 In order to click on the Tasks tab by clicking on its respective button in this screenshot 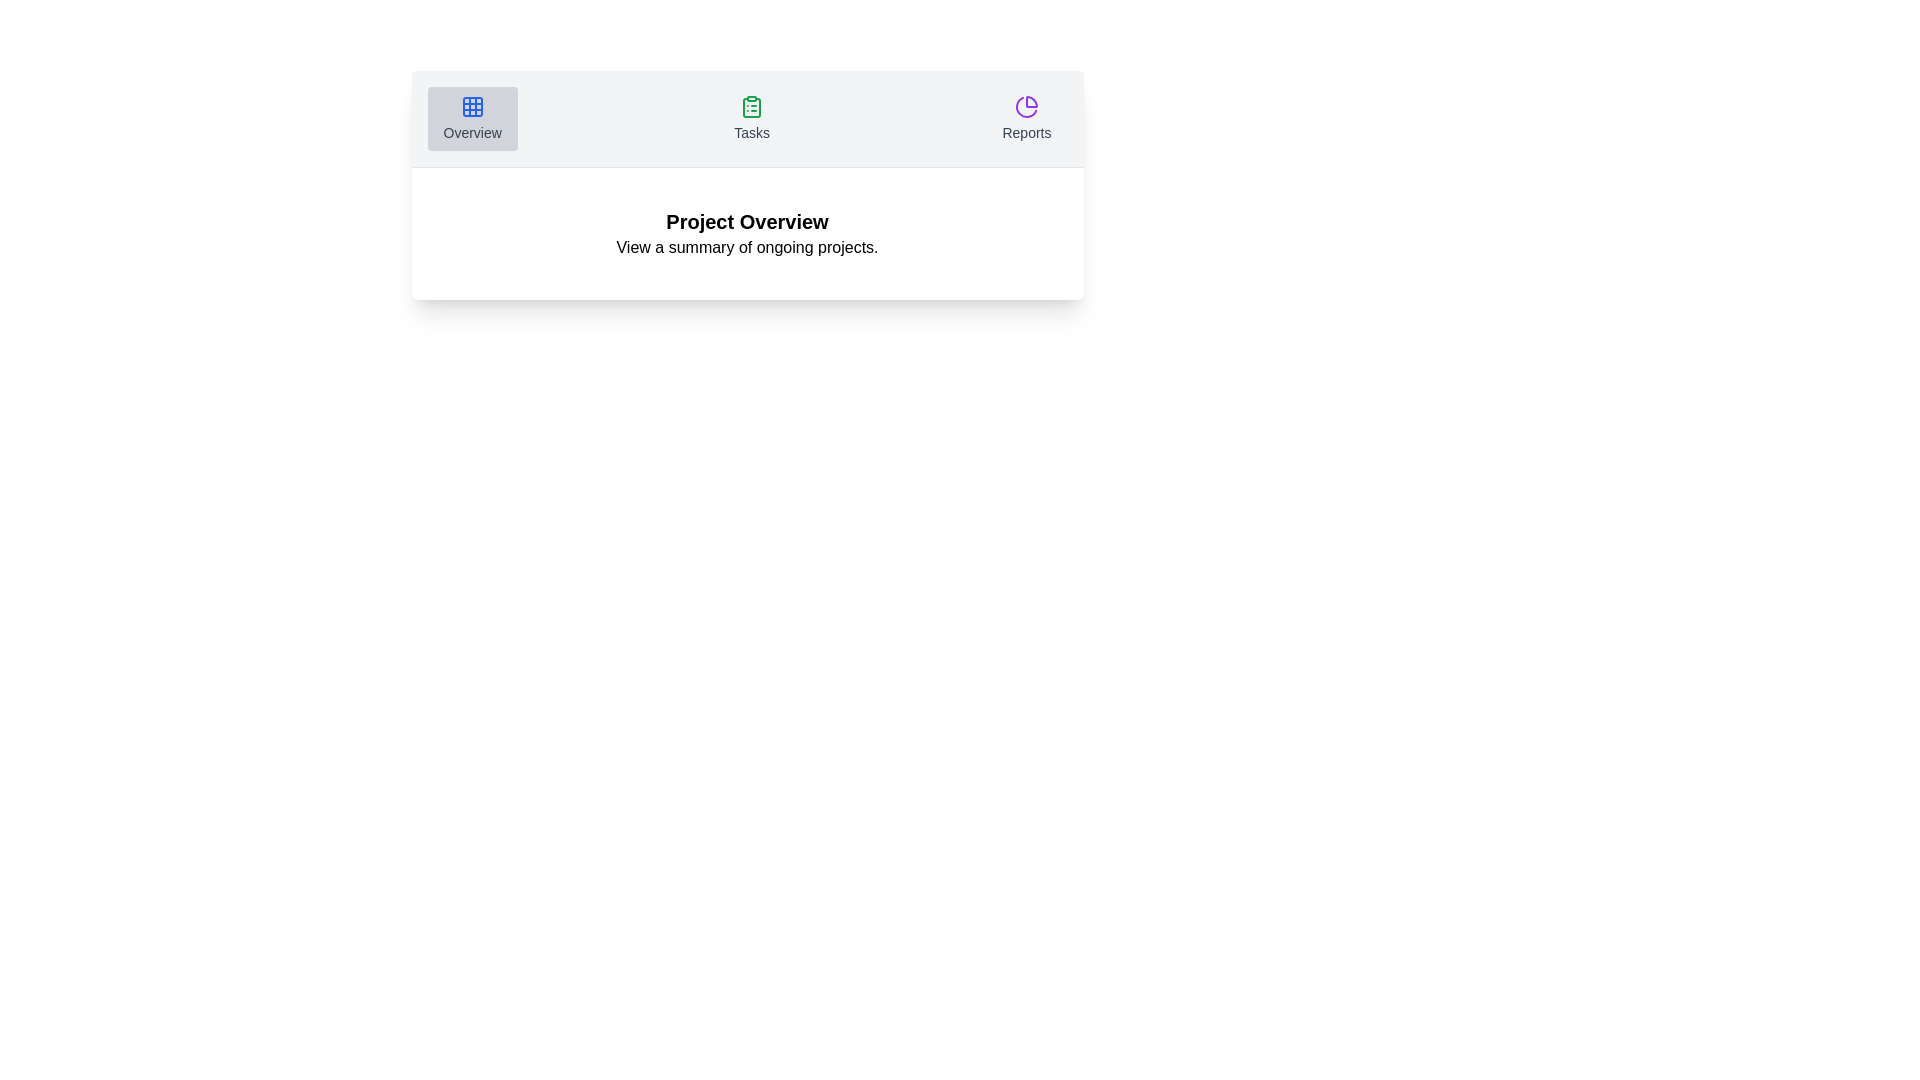, I will do `click(751, 119)`.